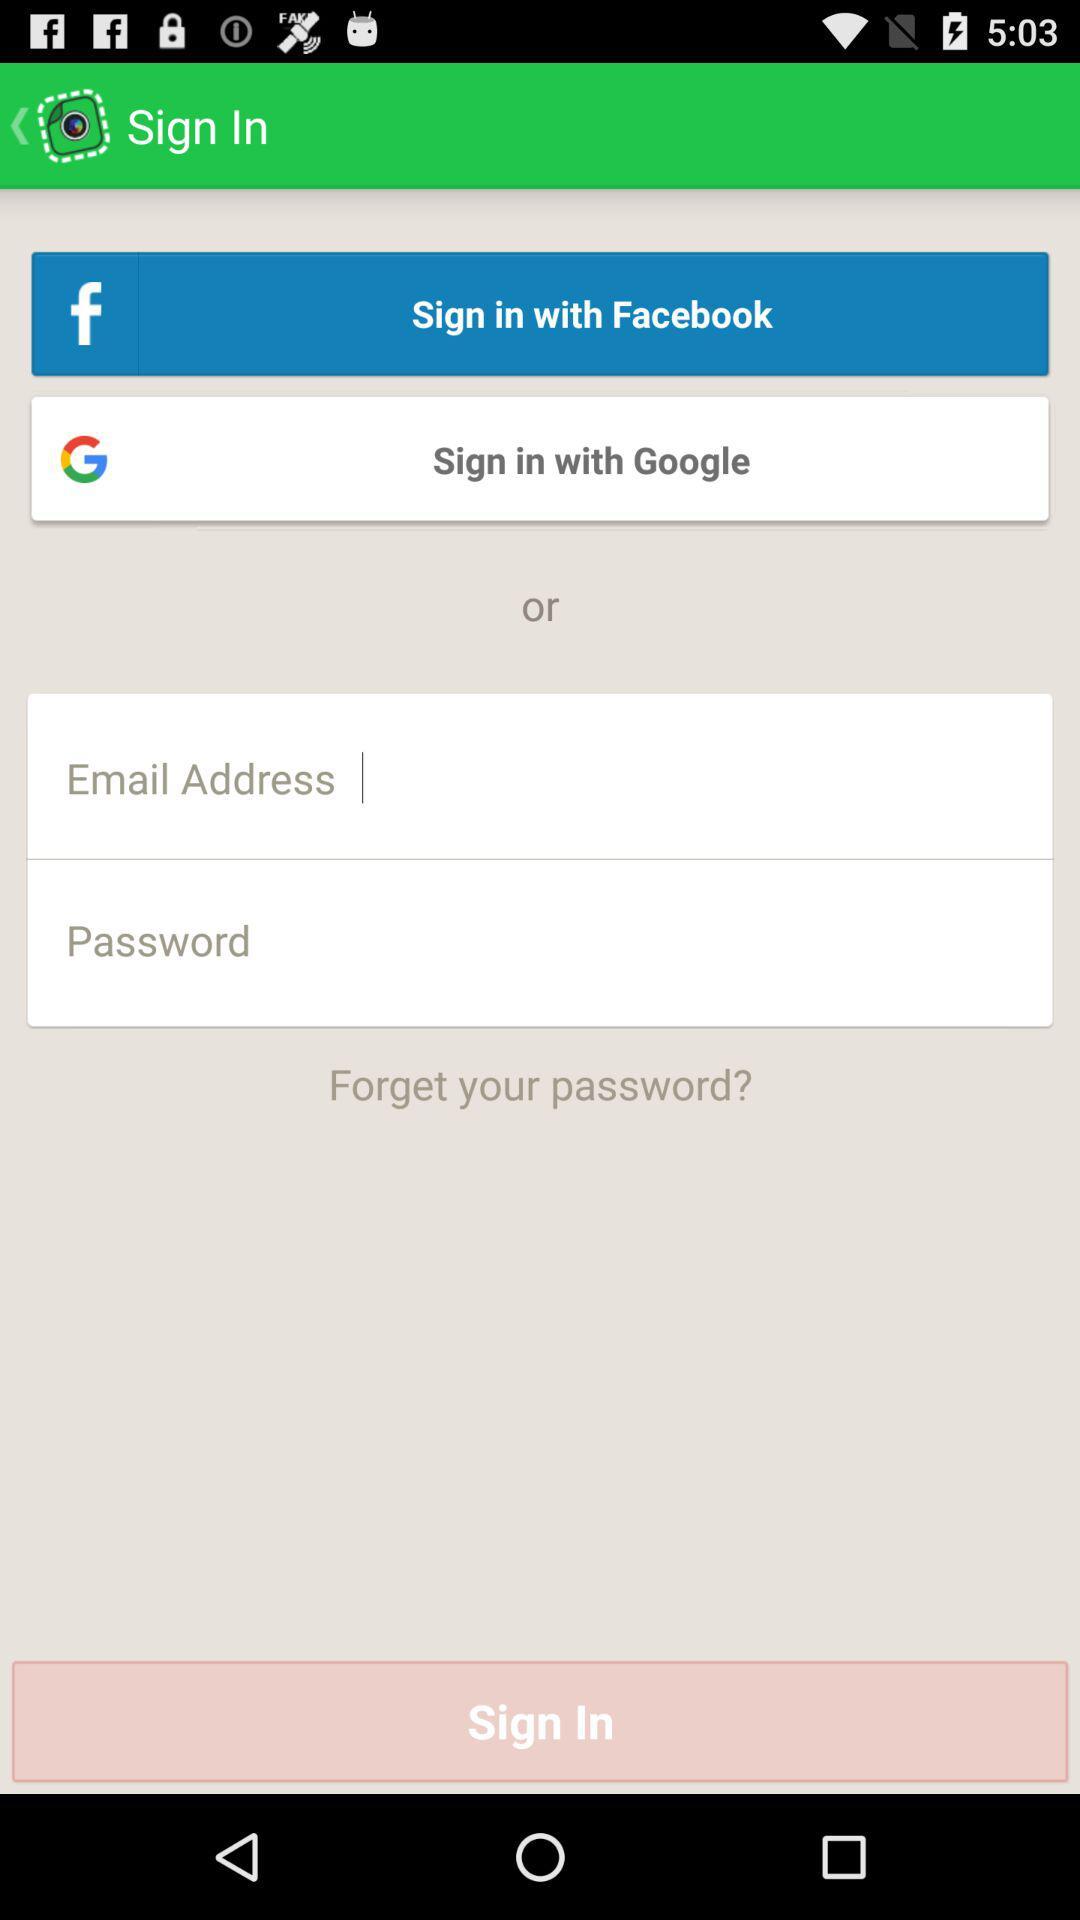  What do you see at coordinates (540, 1069) in the screenshot?
I see `icon above sign in button` at bounding box center [540, 1069].